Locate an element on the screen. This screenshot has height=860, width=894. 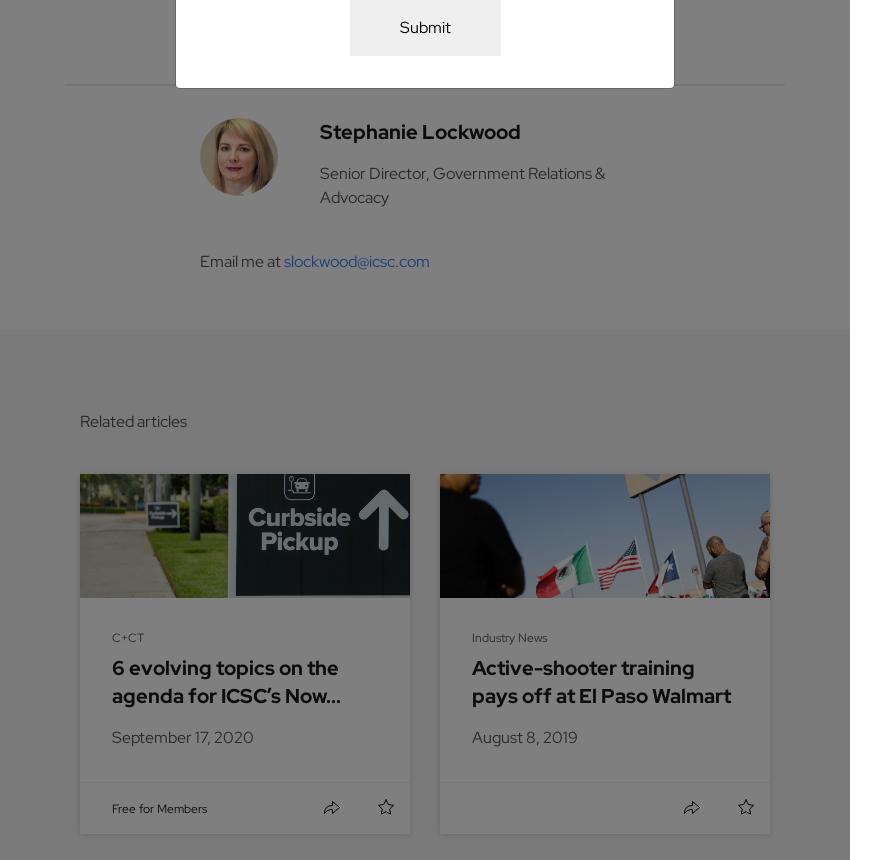
'Submit' is located at coordinates (423, 26).